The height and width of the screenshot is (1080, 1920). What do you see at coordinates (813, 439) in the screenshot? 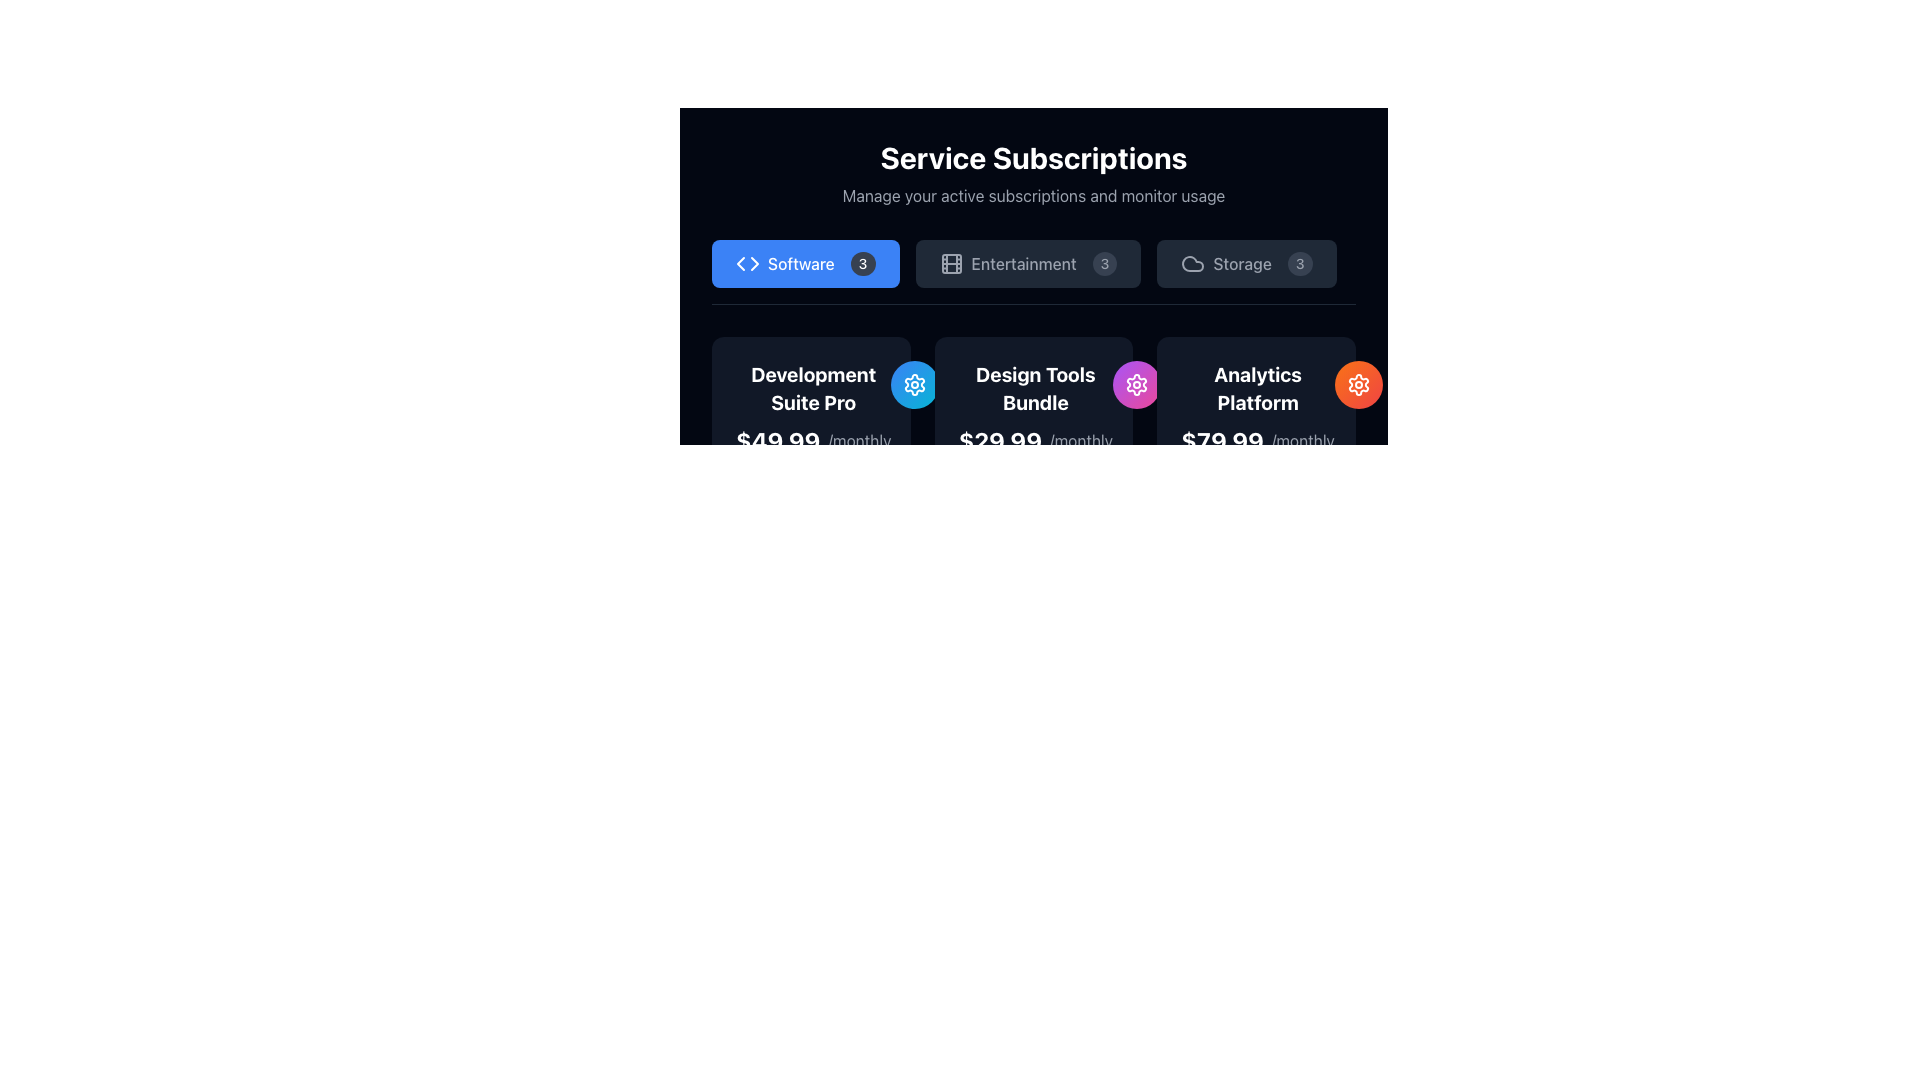
I see `the price text label located below the 'Development Suite Pro' header, emphasizing the subscription plan amount and billing term` at bounding box center [813, 439].